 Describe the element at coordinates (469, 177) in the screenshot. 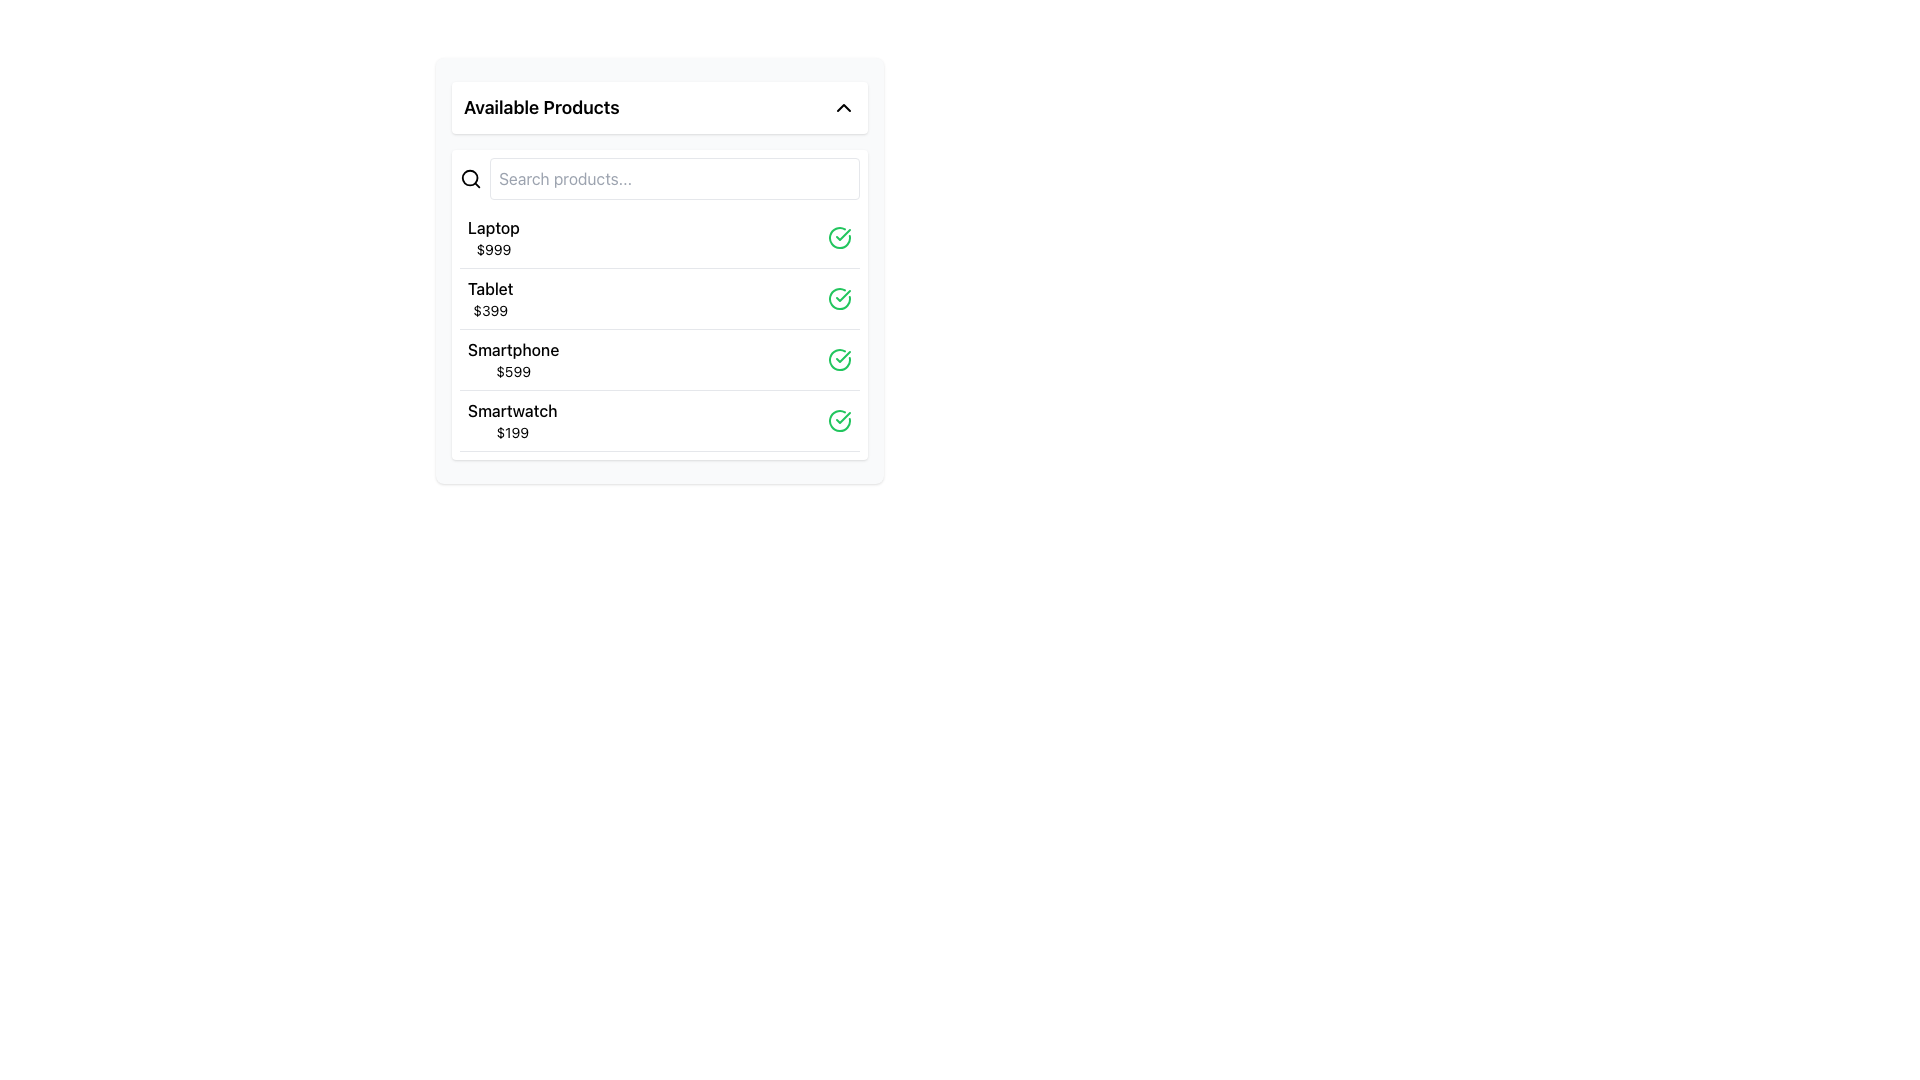

I see `the magnifying glass icon, which is black and symbolizes search functionality, located directly before the search input field labeled 'Search products...'` at that location.